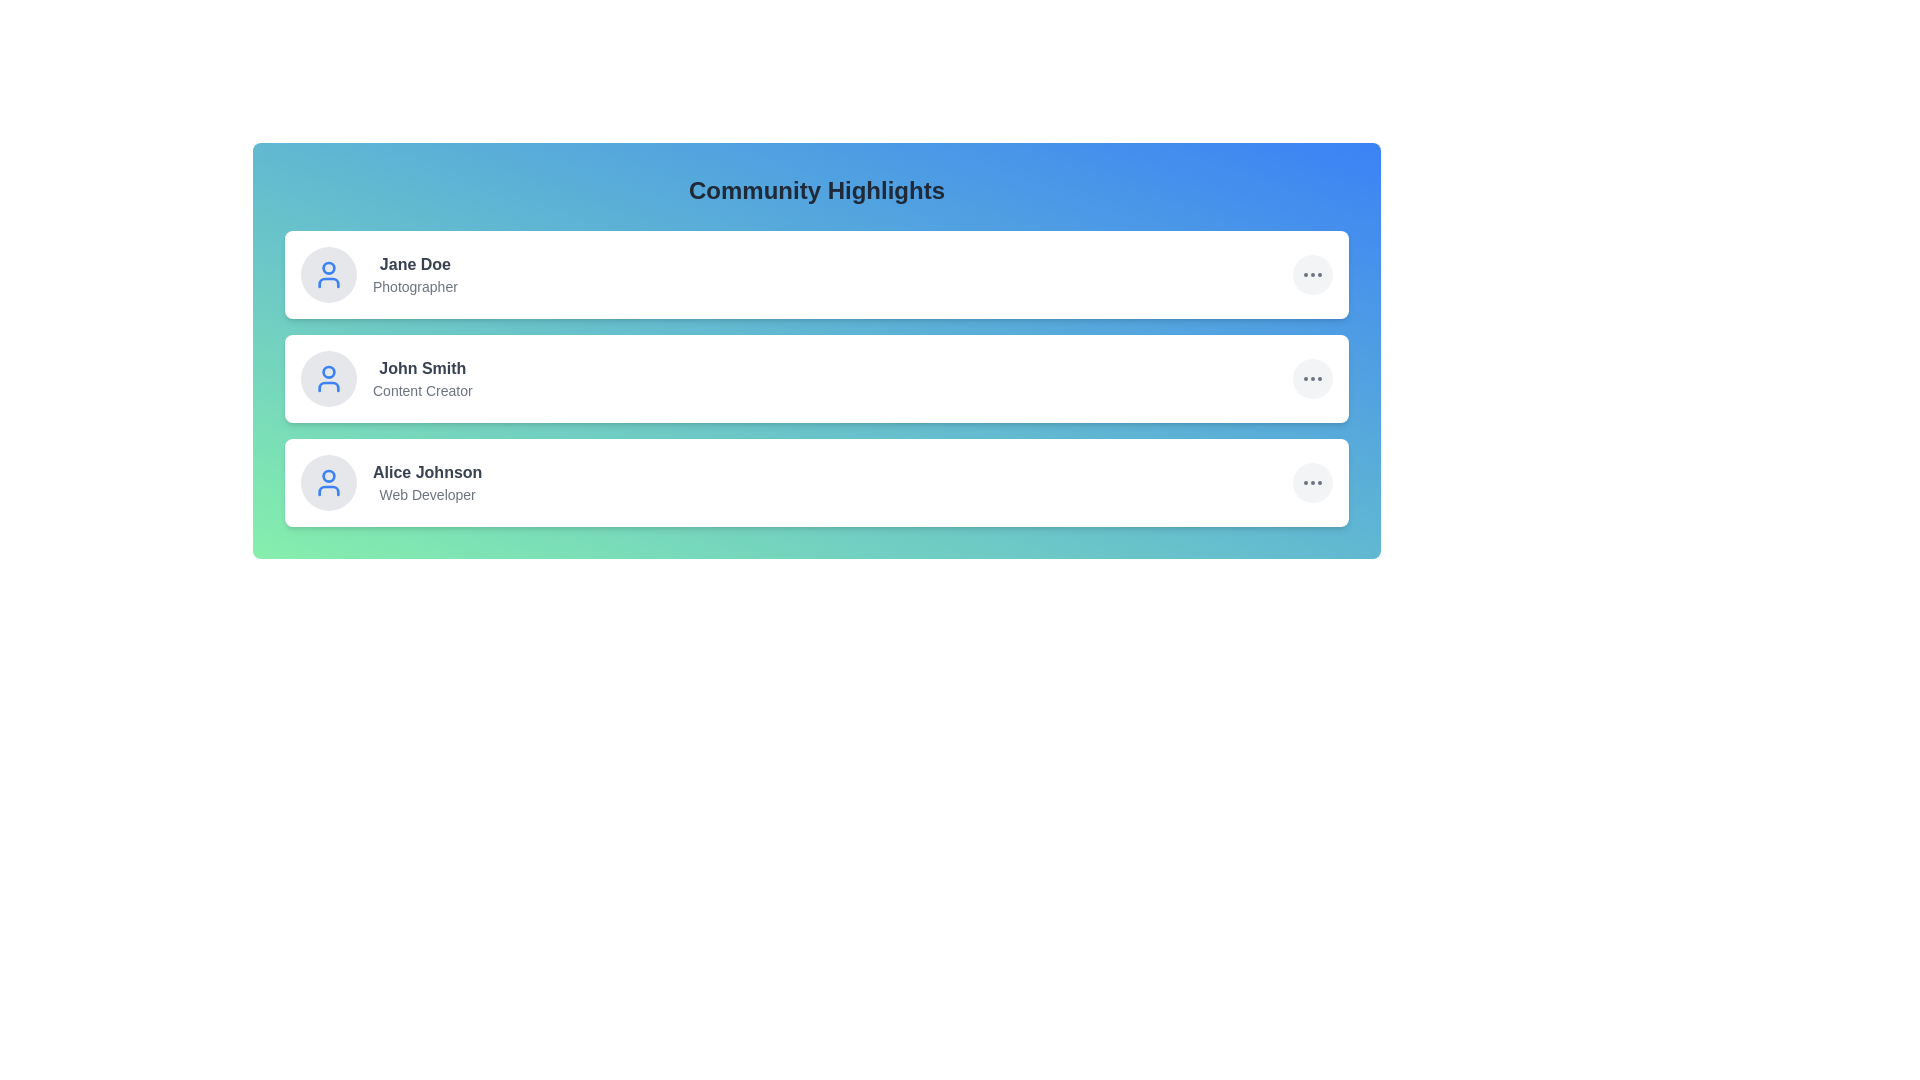  I want to click on text label displaying 'Photographer' located in the first row under 'Community Highlights', directly below 'Jane Doe', so click(414, 286).